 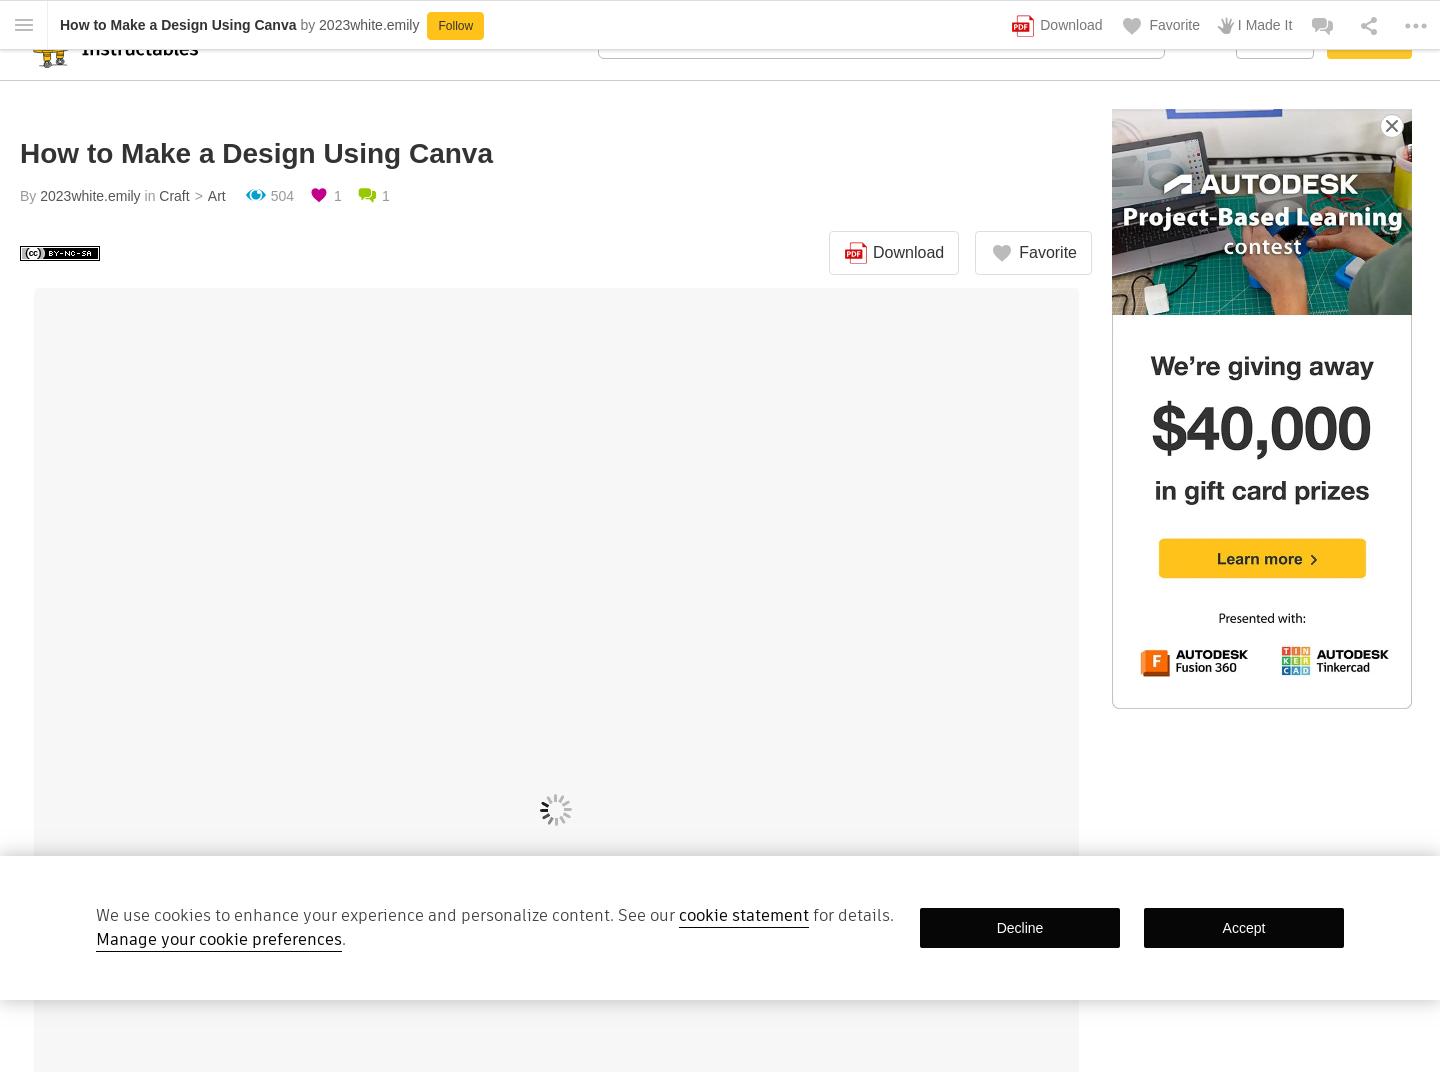 What do you see at coordinates (344, 938) in the screenshot?
I see `'.'` at bounding box center [344, 938].